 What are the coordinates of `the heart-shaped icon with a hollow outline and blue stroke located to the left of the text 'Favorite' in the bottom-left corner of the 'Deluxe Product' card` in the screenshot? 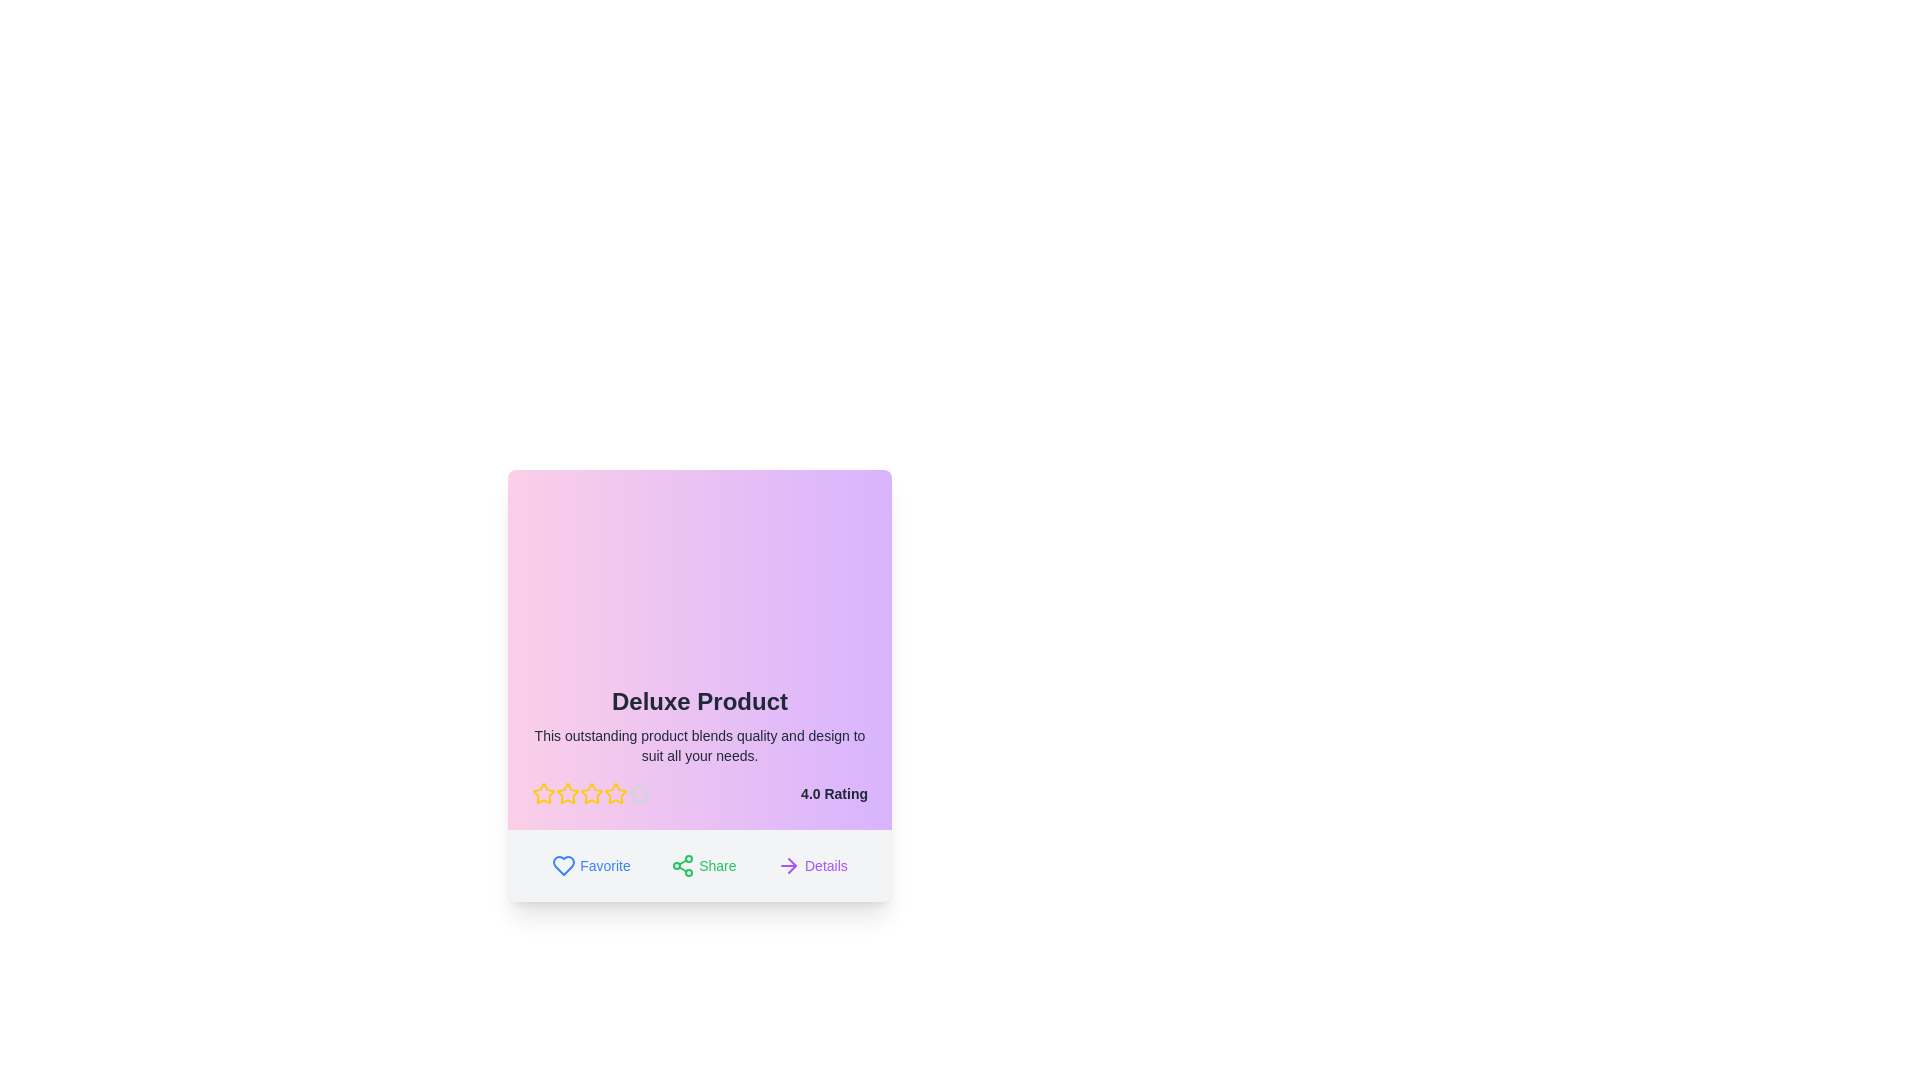 It's located at (563, 865).